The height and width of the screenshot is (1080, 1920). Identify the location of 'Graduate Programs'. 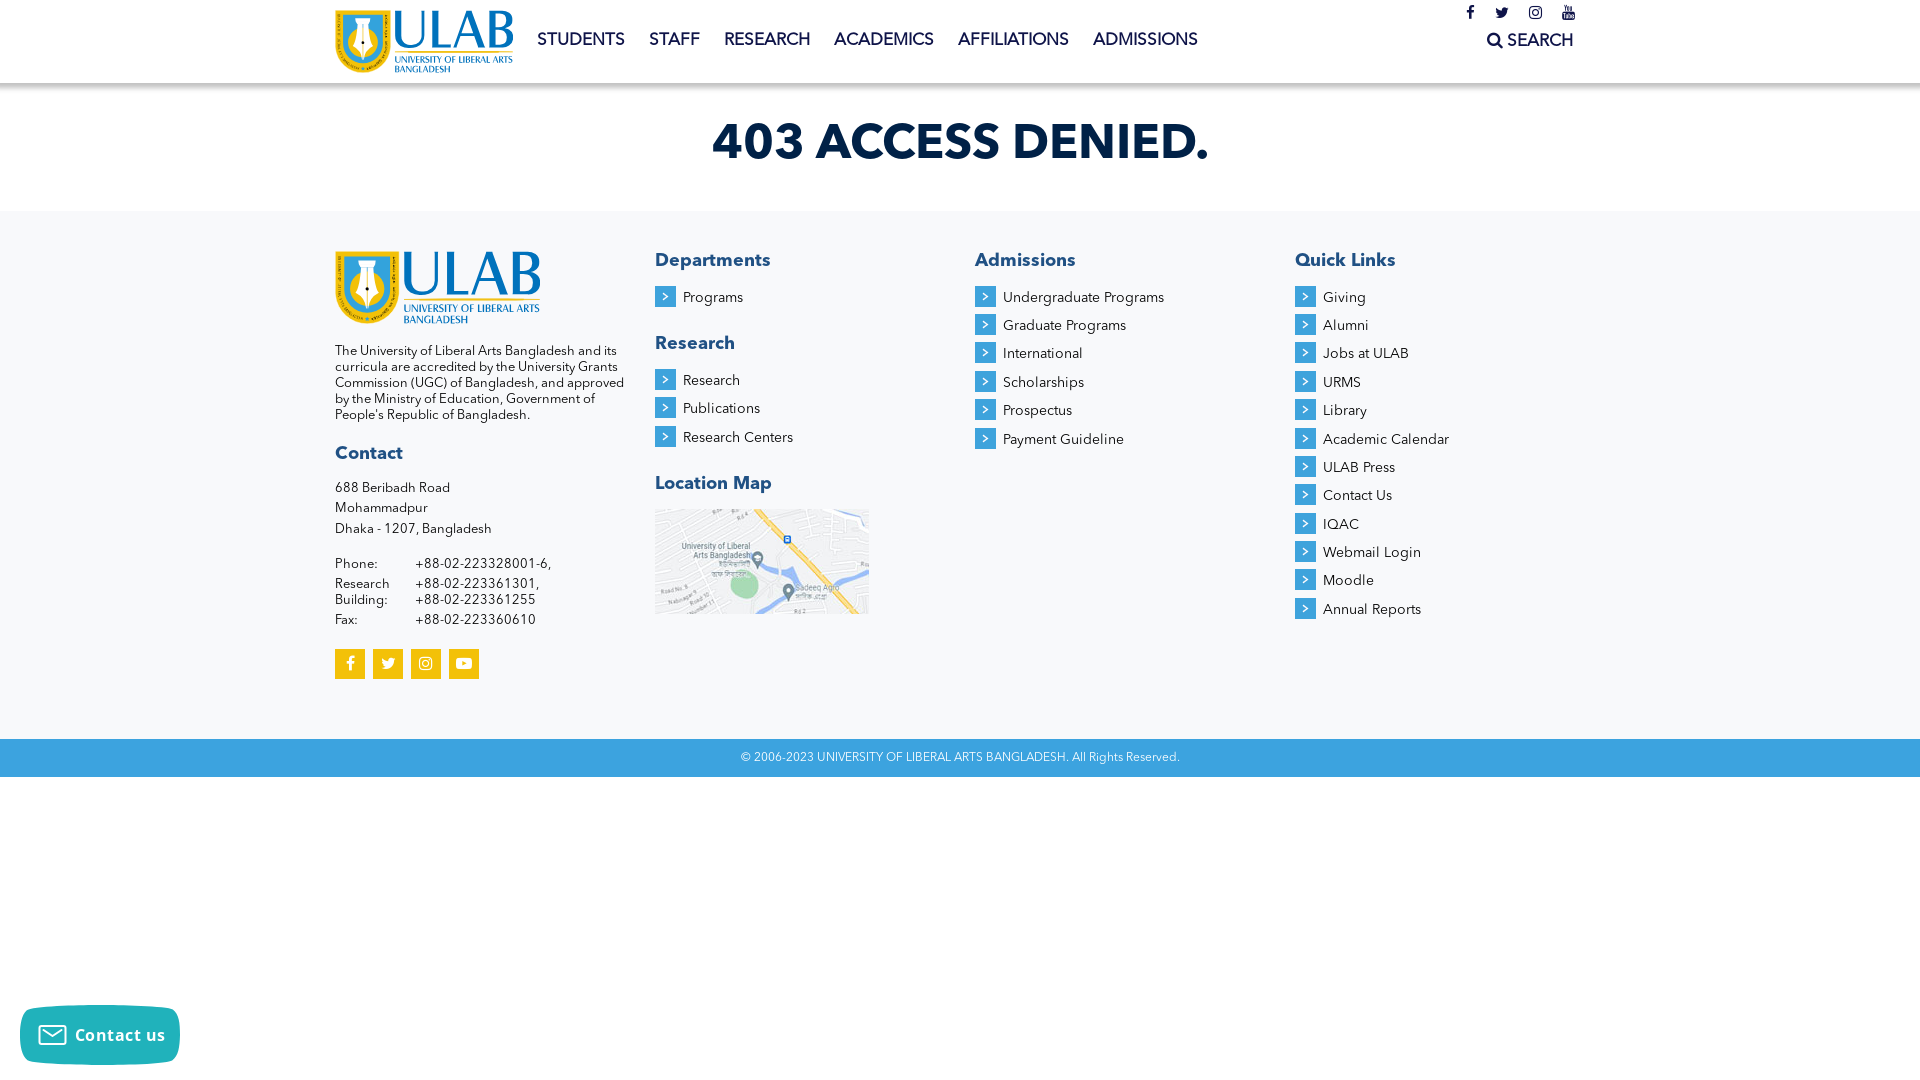
(1063, 325).